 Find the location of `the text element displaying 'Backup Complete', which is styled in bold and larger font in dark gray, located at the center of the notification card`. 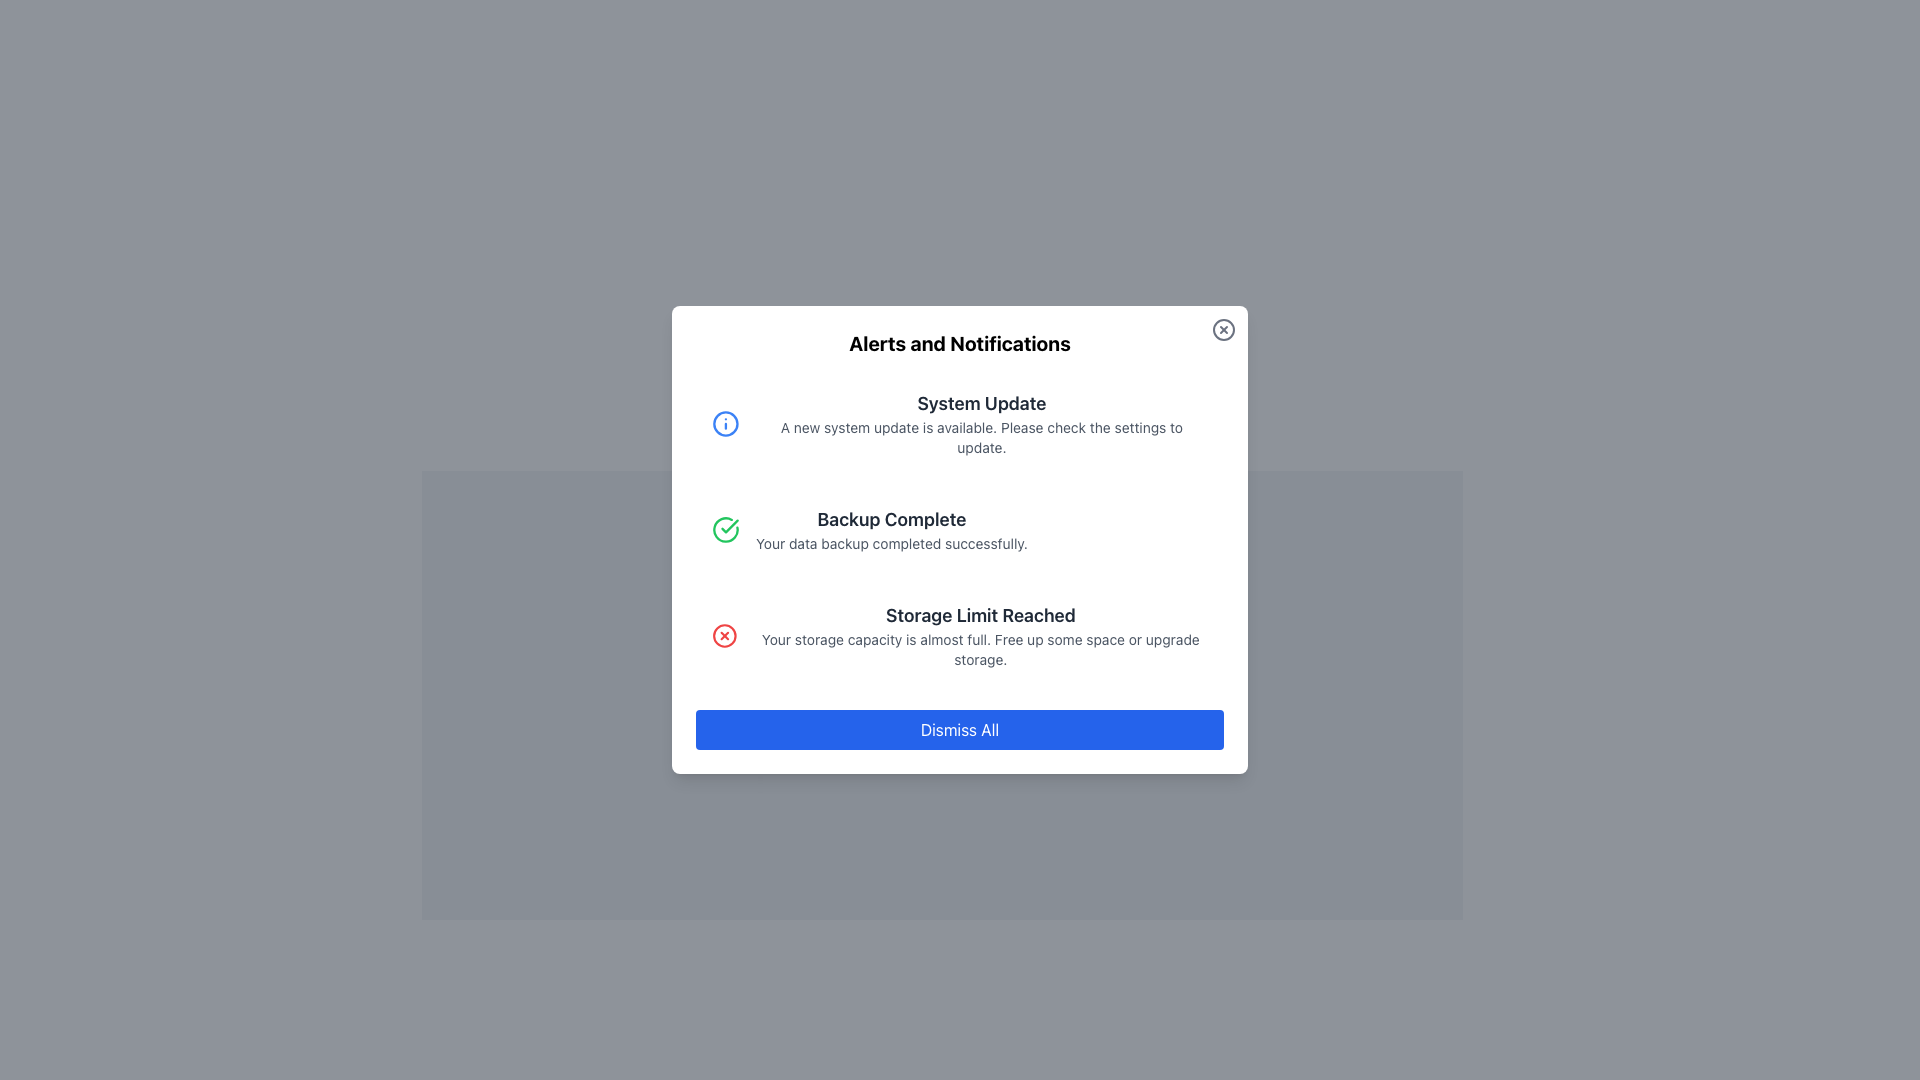

the text element displaying 'Backup Complete', which is styled in bold and larger font in dark gray, located at the center of the notification card is located at coordinates (890, 519).